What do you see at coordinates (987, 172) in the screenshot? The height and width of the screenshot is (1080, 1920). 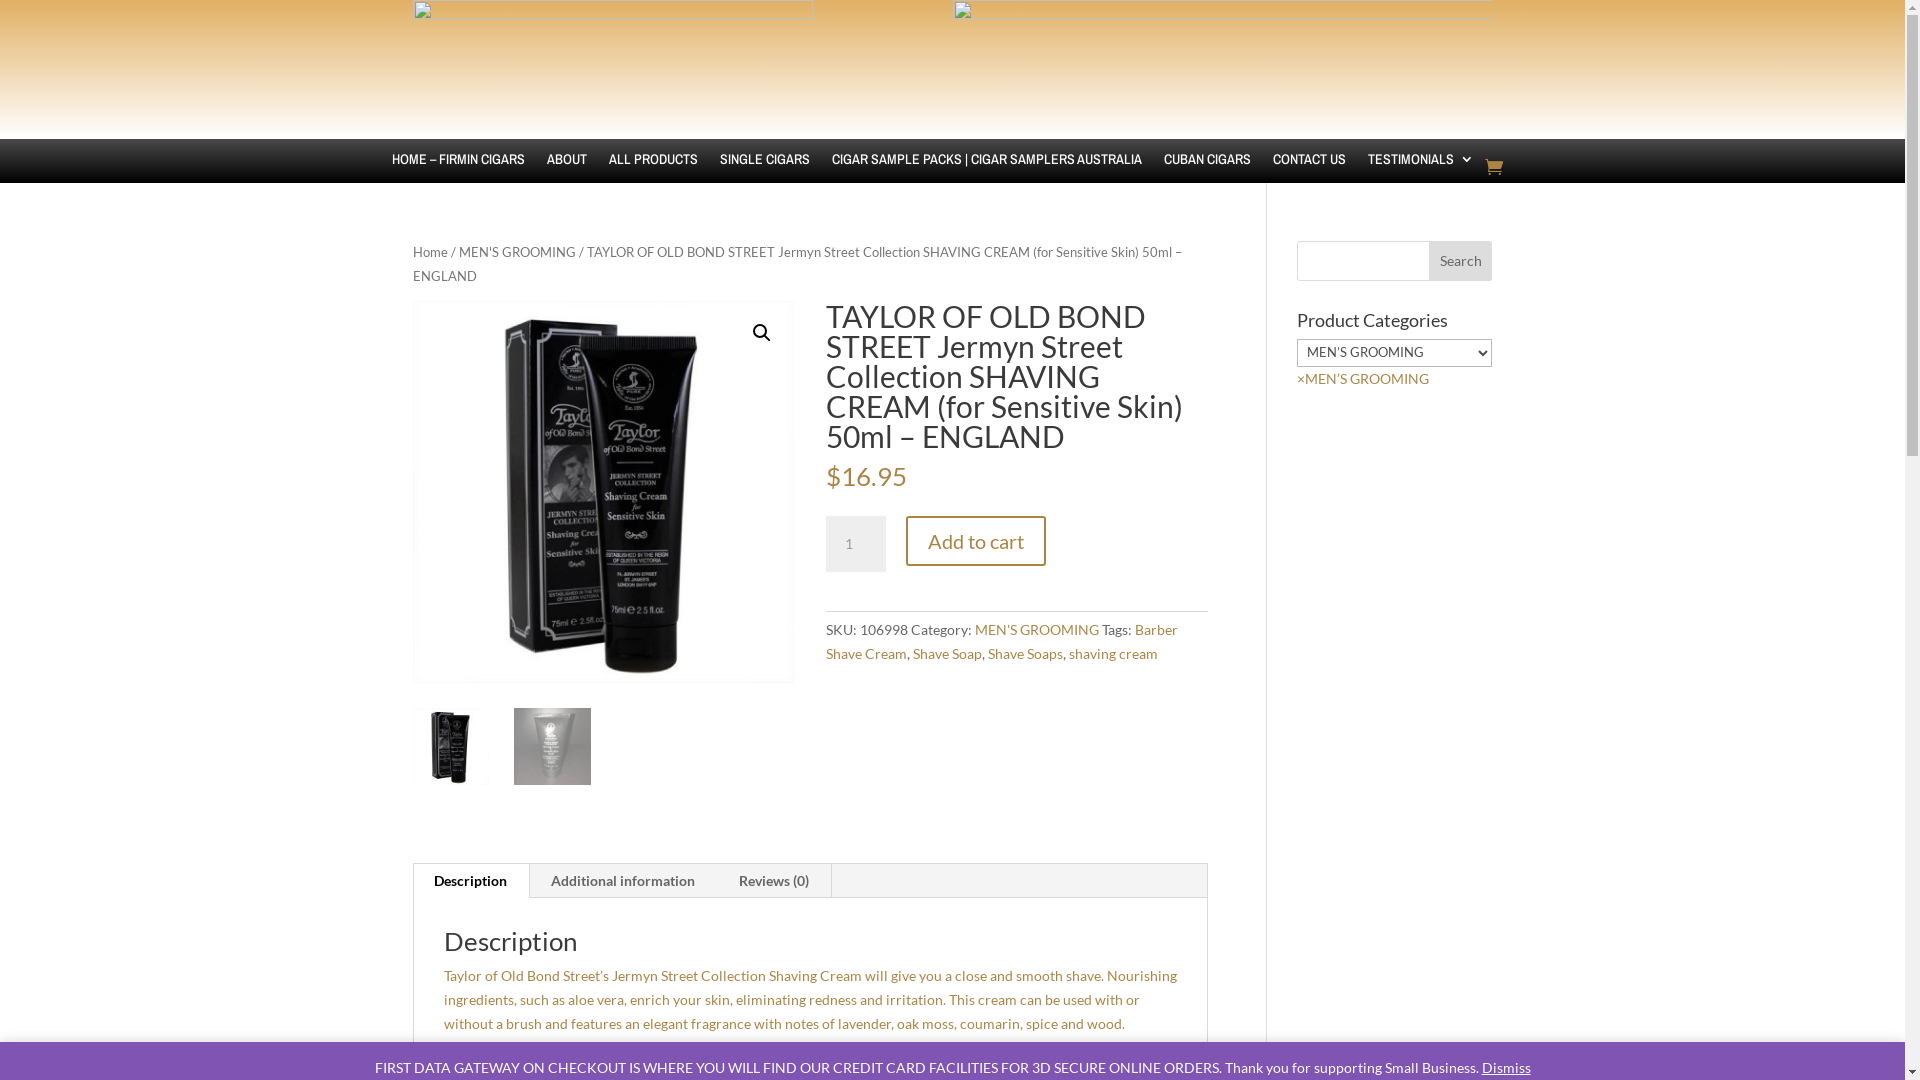 I see `'CIGAR SAMPLE PACKS | CIGAR SAMPLERS AUSTRALIA'` at bounding box center [987, 172].